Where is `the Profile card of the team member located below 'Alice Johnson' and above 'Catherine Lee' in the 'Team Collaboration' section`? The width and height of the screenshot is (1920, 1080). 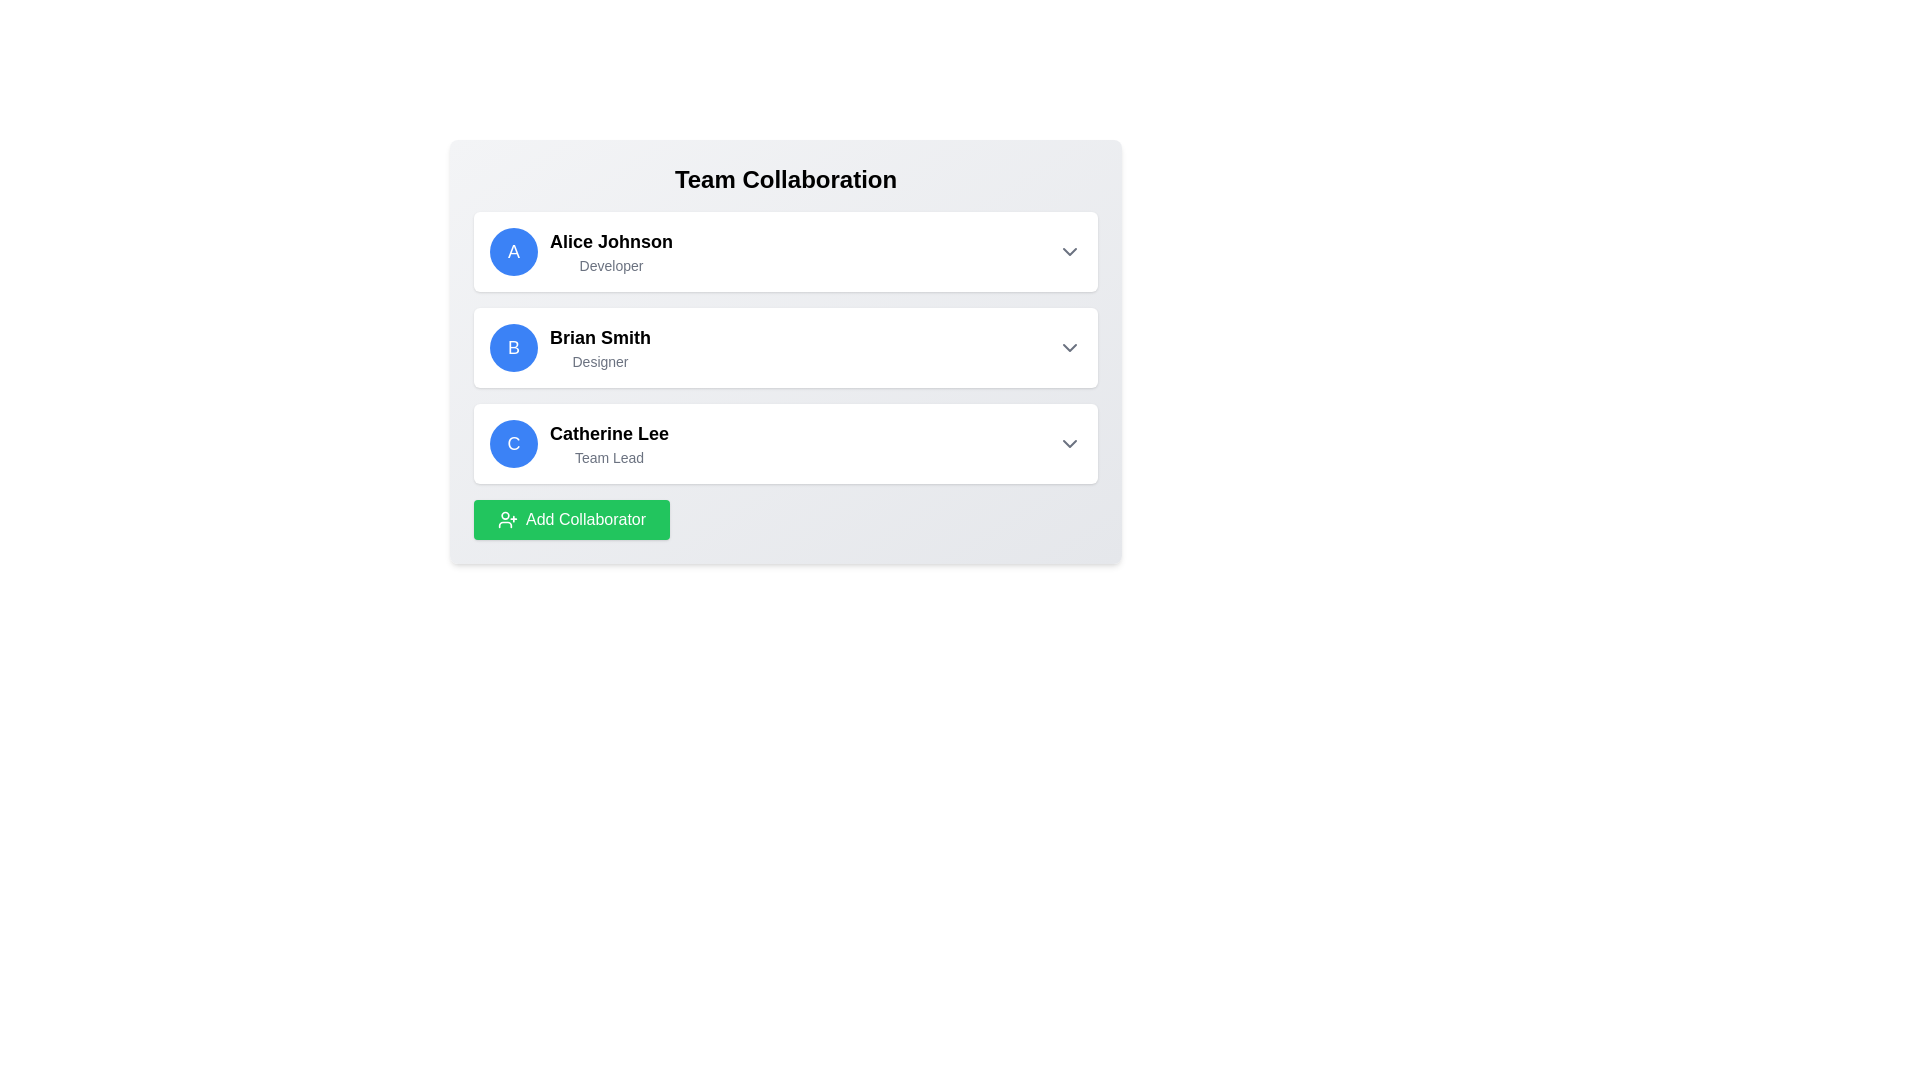
the Profile card of the team member located below 'Alice Johnson' and above 'Catherine Lee' in the 'Team Collaboration' section is located at coordinates (785, 346).